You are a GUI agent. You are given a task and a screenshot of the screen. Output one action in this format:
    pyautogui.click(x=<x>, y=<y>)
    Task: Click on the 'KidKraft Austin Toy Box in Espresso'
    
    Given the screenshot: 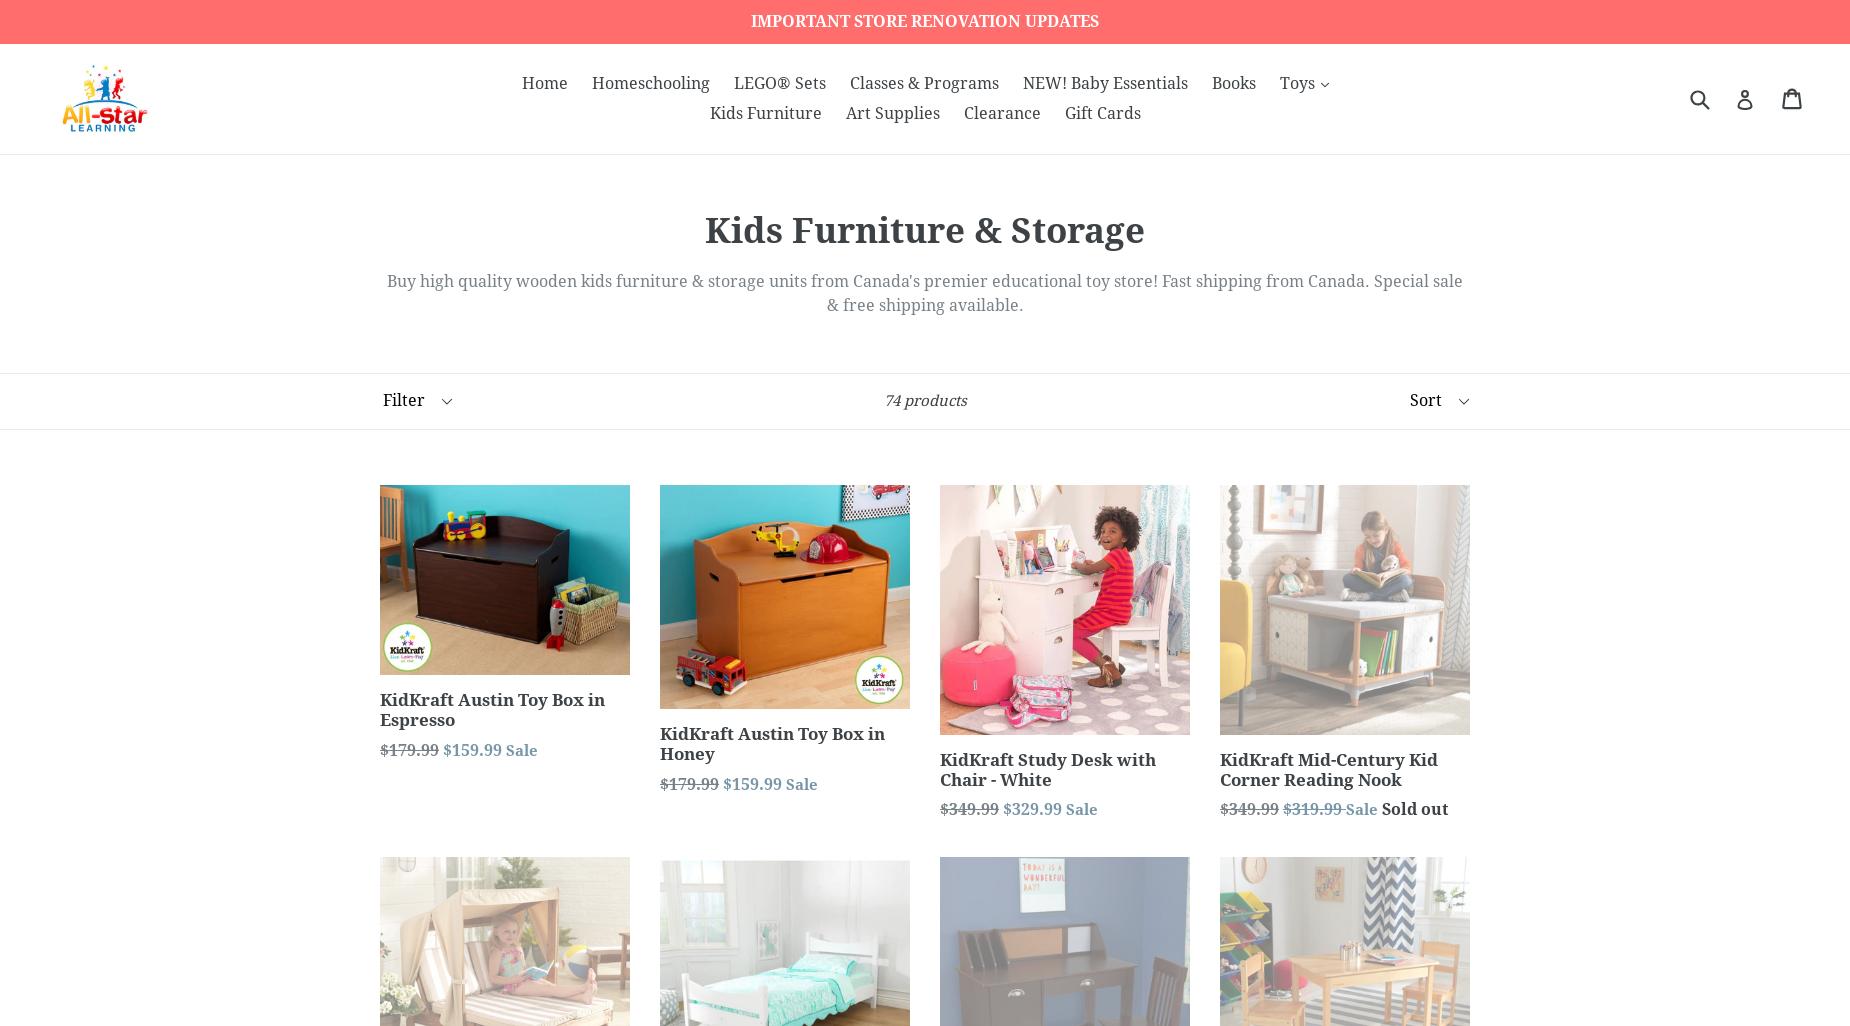 What is the action you would take?
    pyautogui.click(x=492, y=708)
    